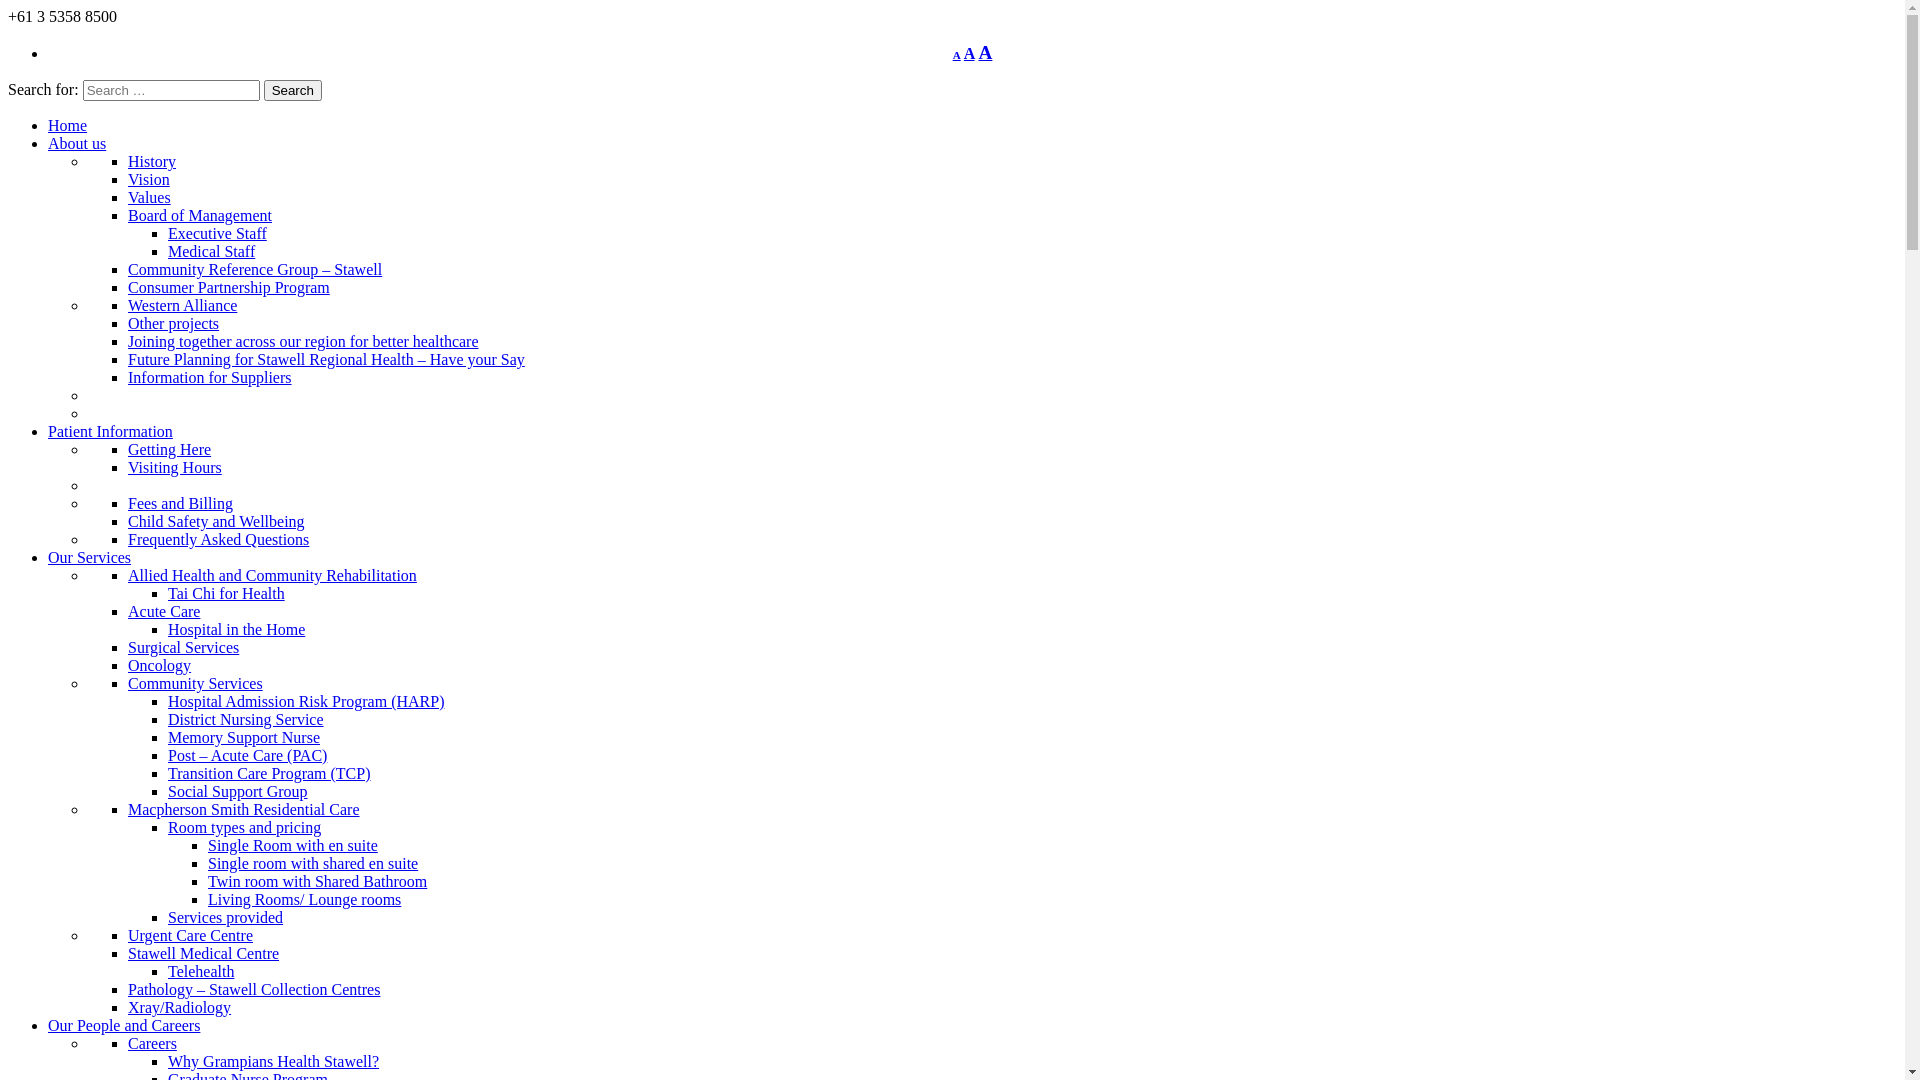  Describe the element at coordinates (123, 1025) in the screenshot. I see `'Our People and Careers'` at that location.